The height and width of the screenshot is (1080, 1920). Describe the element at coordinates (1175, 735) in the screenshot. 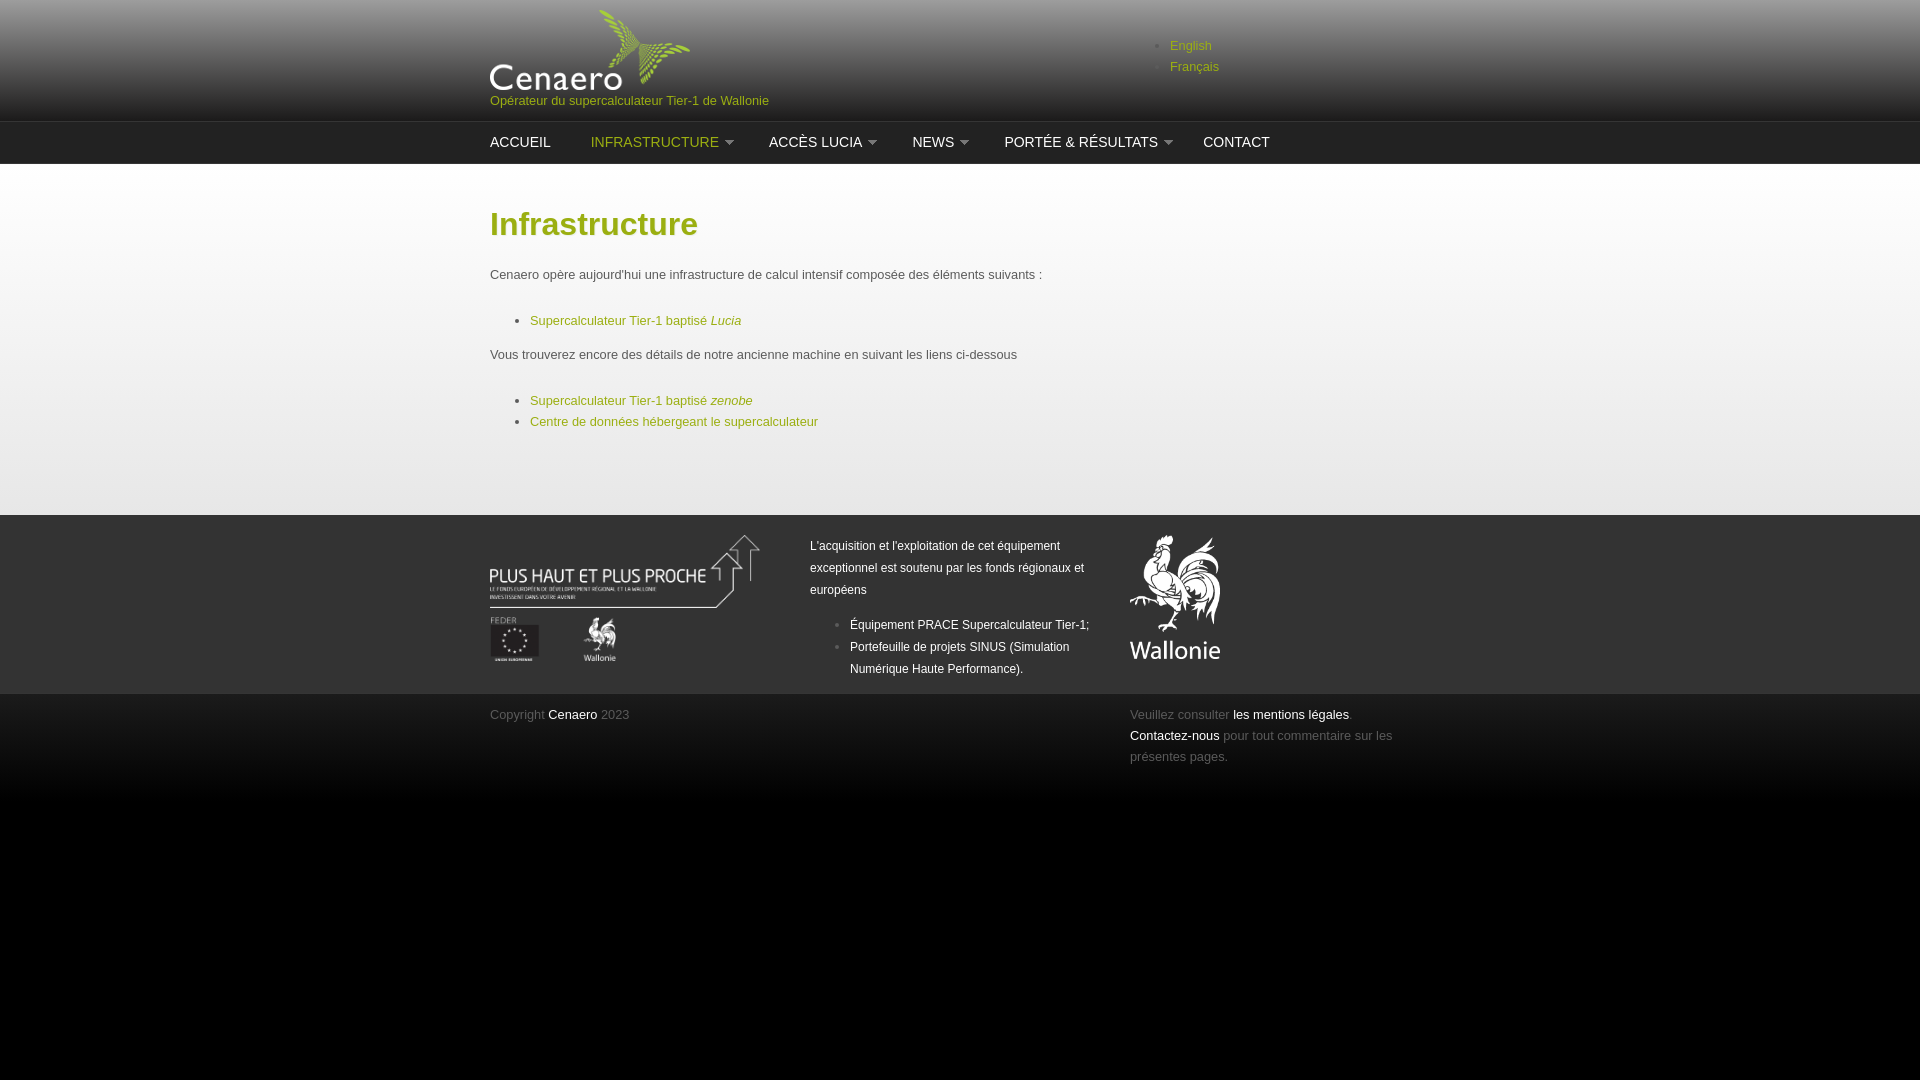

I see `'Contactez-nous'` at that location.